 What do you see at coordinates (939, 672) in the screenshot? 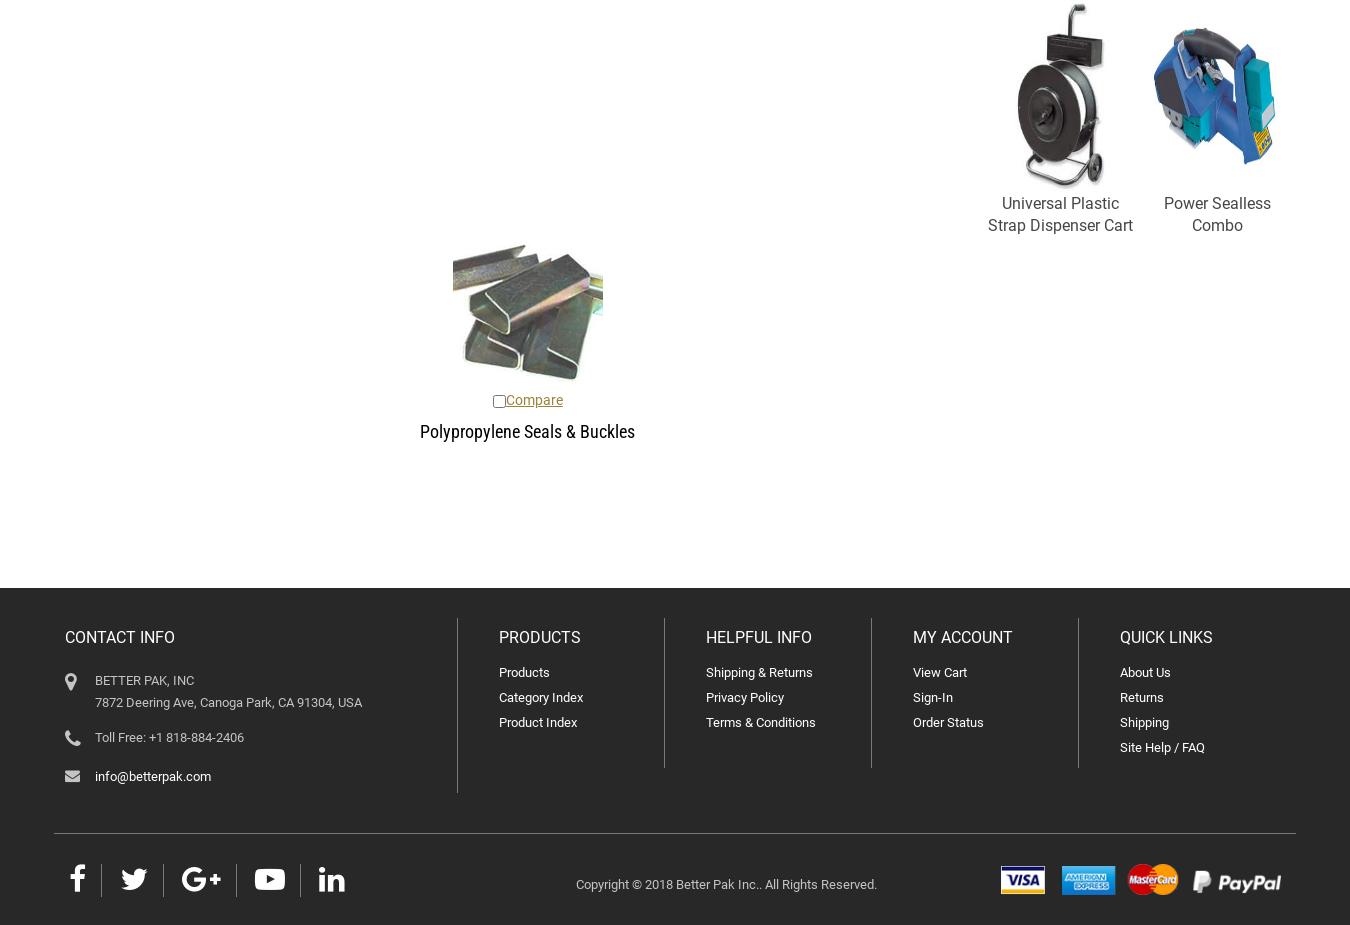
I see `'View Cart'` at bounding box center [939, 672].